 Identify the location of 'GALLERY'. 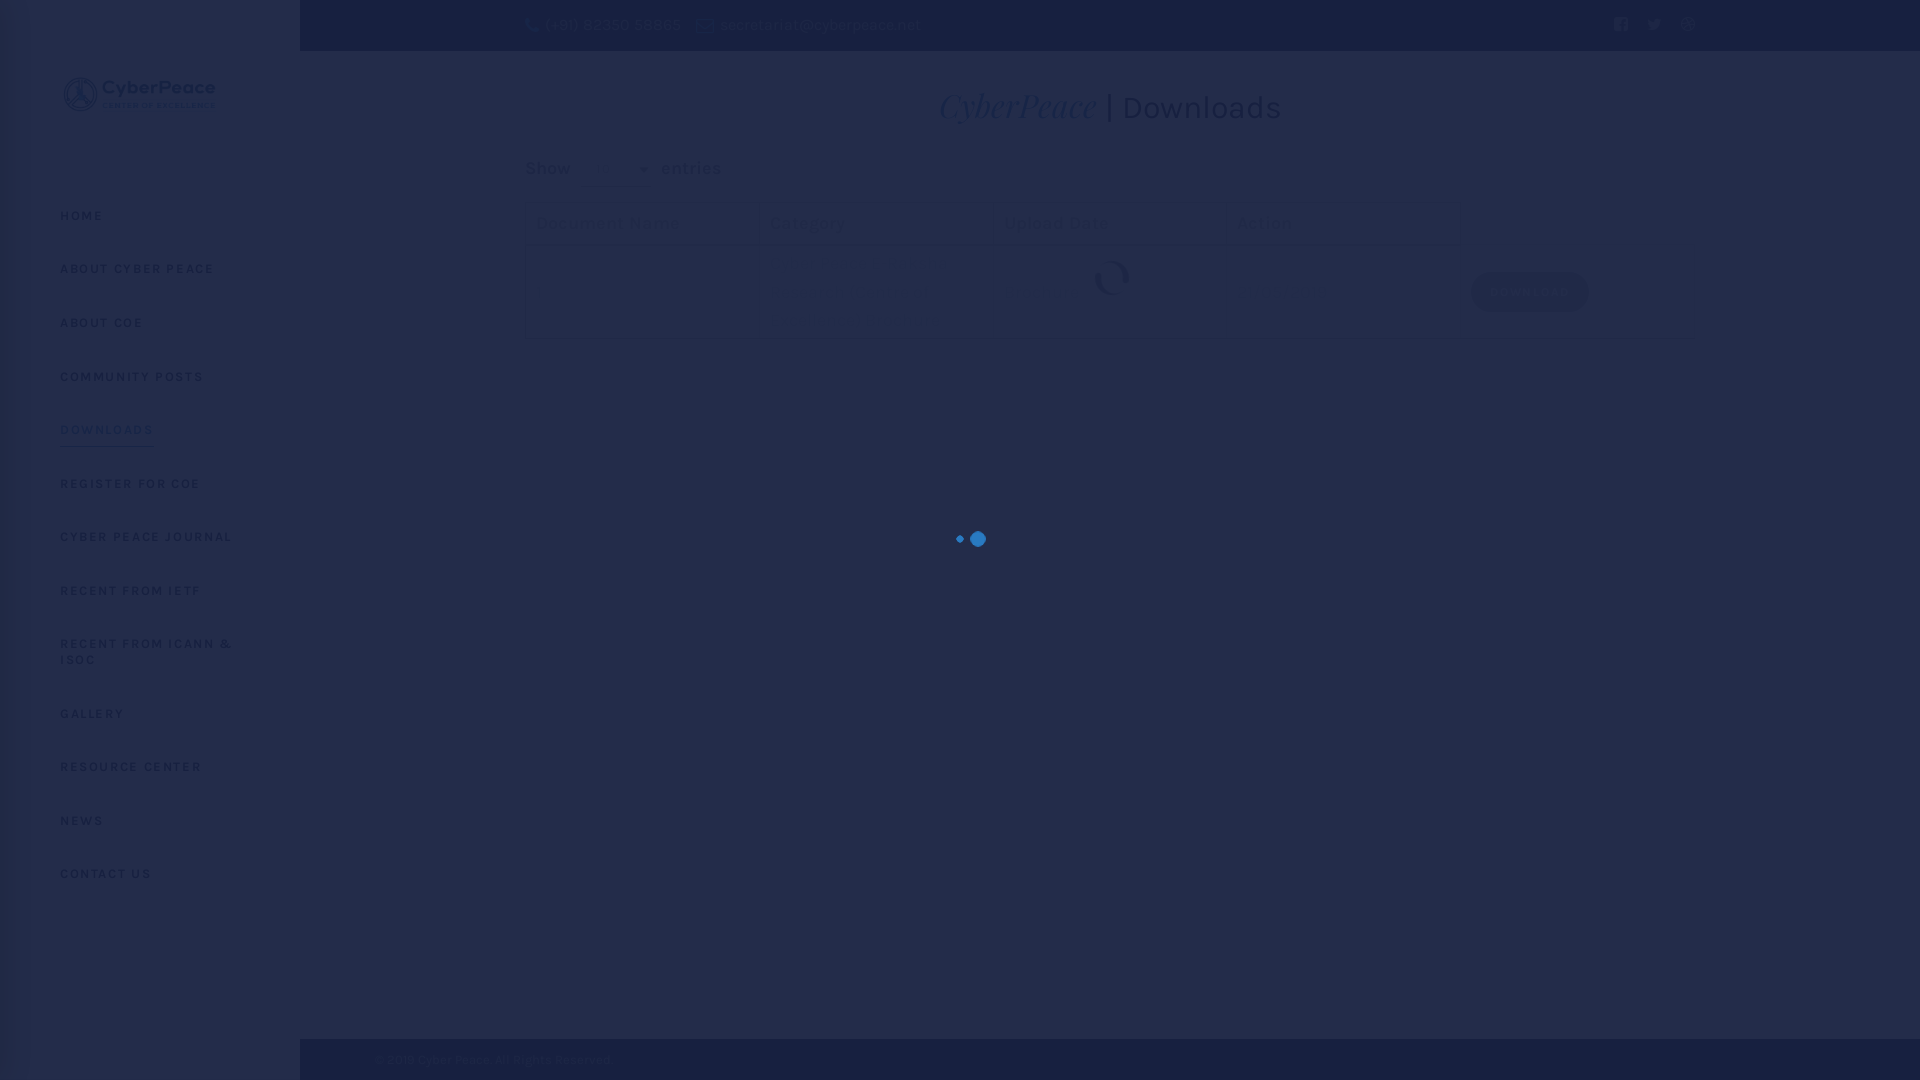
(0, 712).